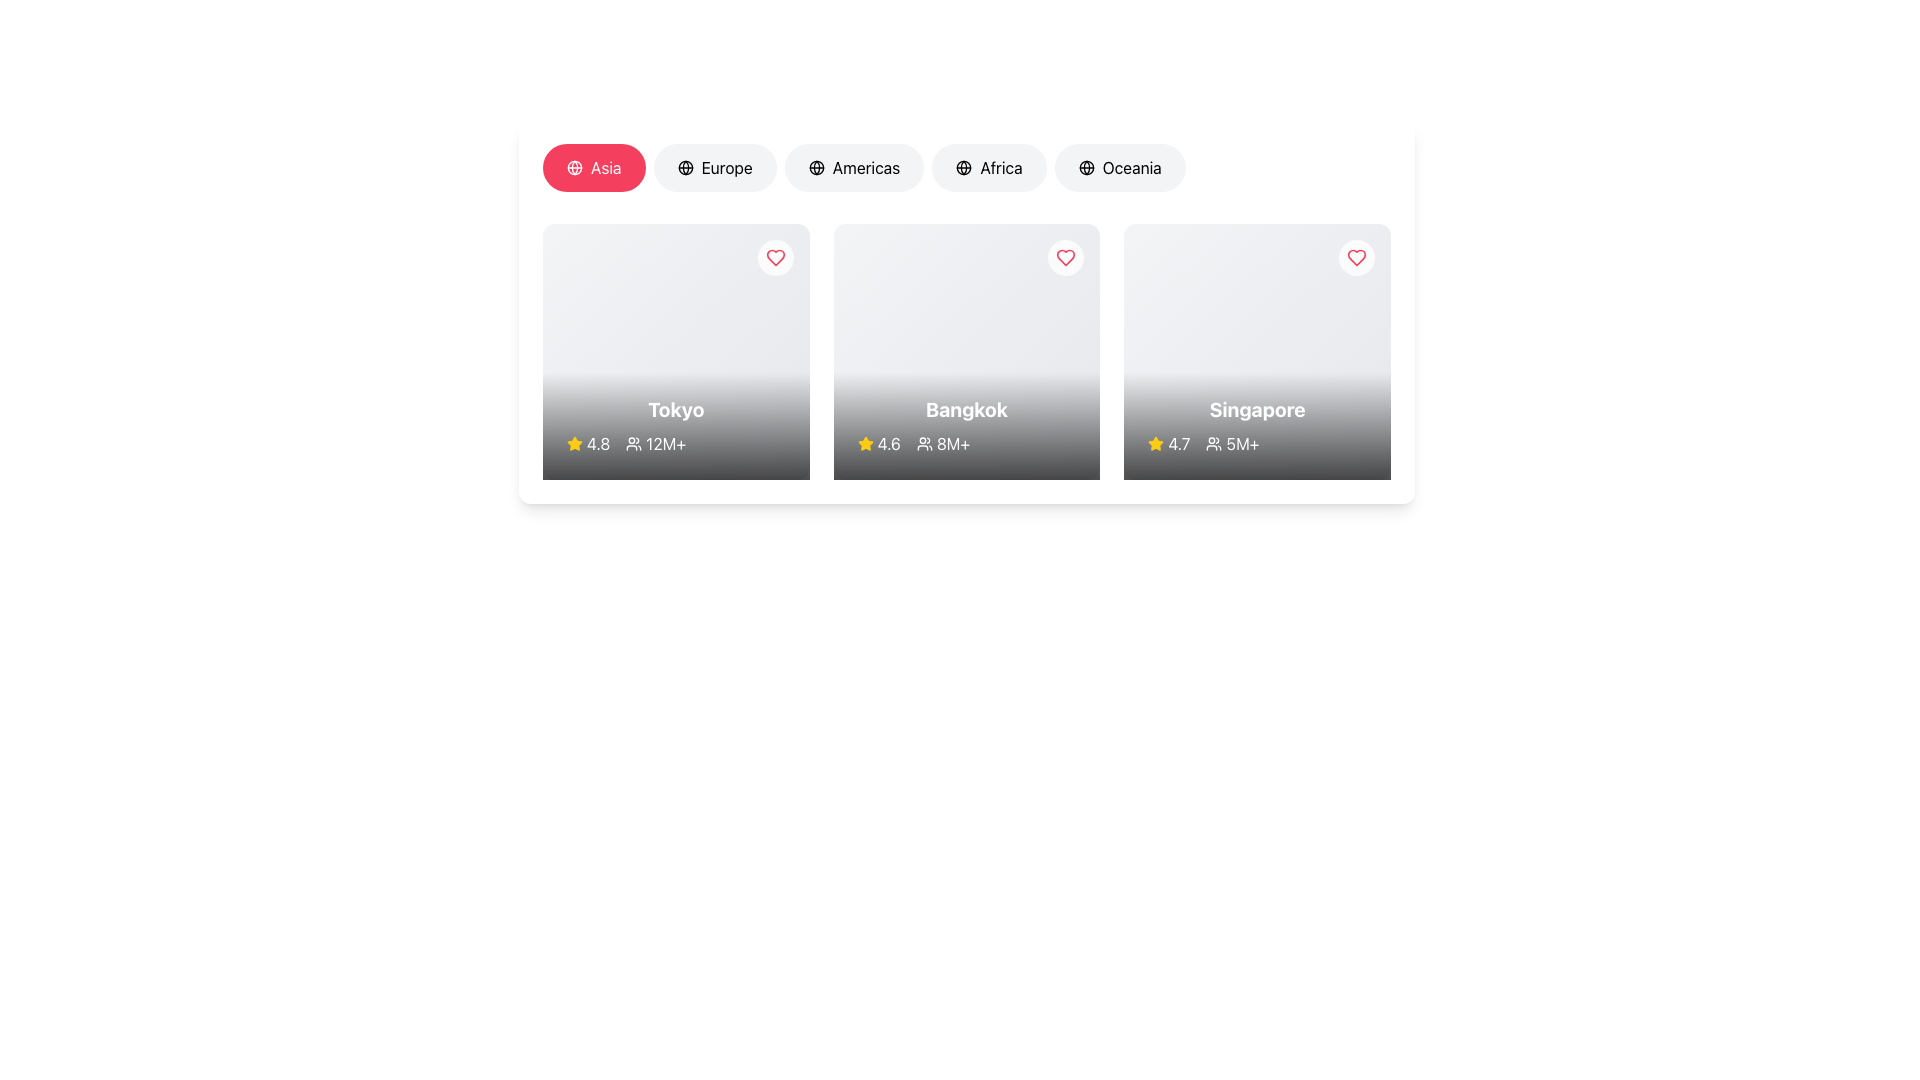  I want to click on rating value displayed in the third card (Singapore) below the main title and above the '5M+' line, aligned to the left after the yellow star icon, so click(1169, 442).